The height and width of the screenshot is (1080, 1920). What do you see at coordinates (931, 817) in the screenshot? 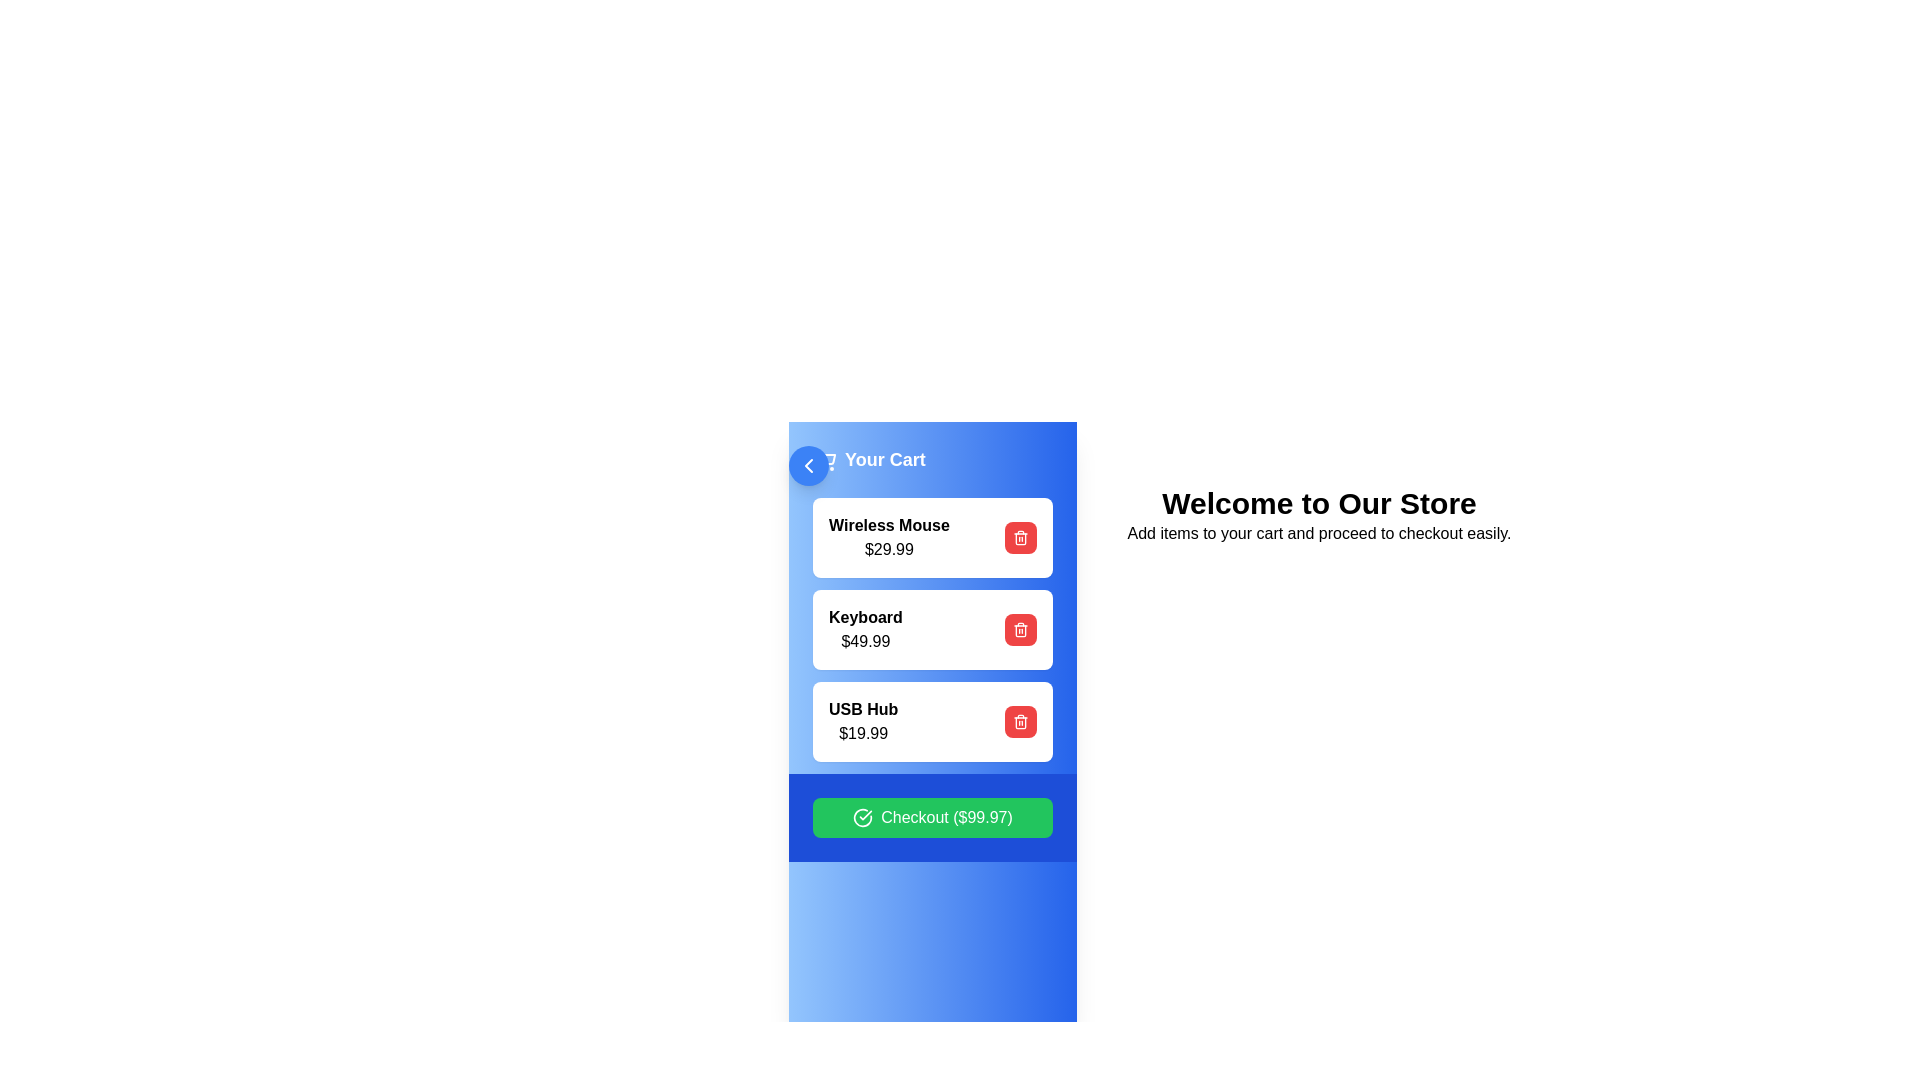
I see `the checkout button located at the bottom of the 'Your Cart' panel` at bounding box center [931, 817].